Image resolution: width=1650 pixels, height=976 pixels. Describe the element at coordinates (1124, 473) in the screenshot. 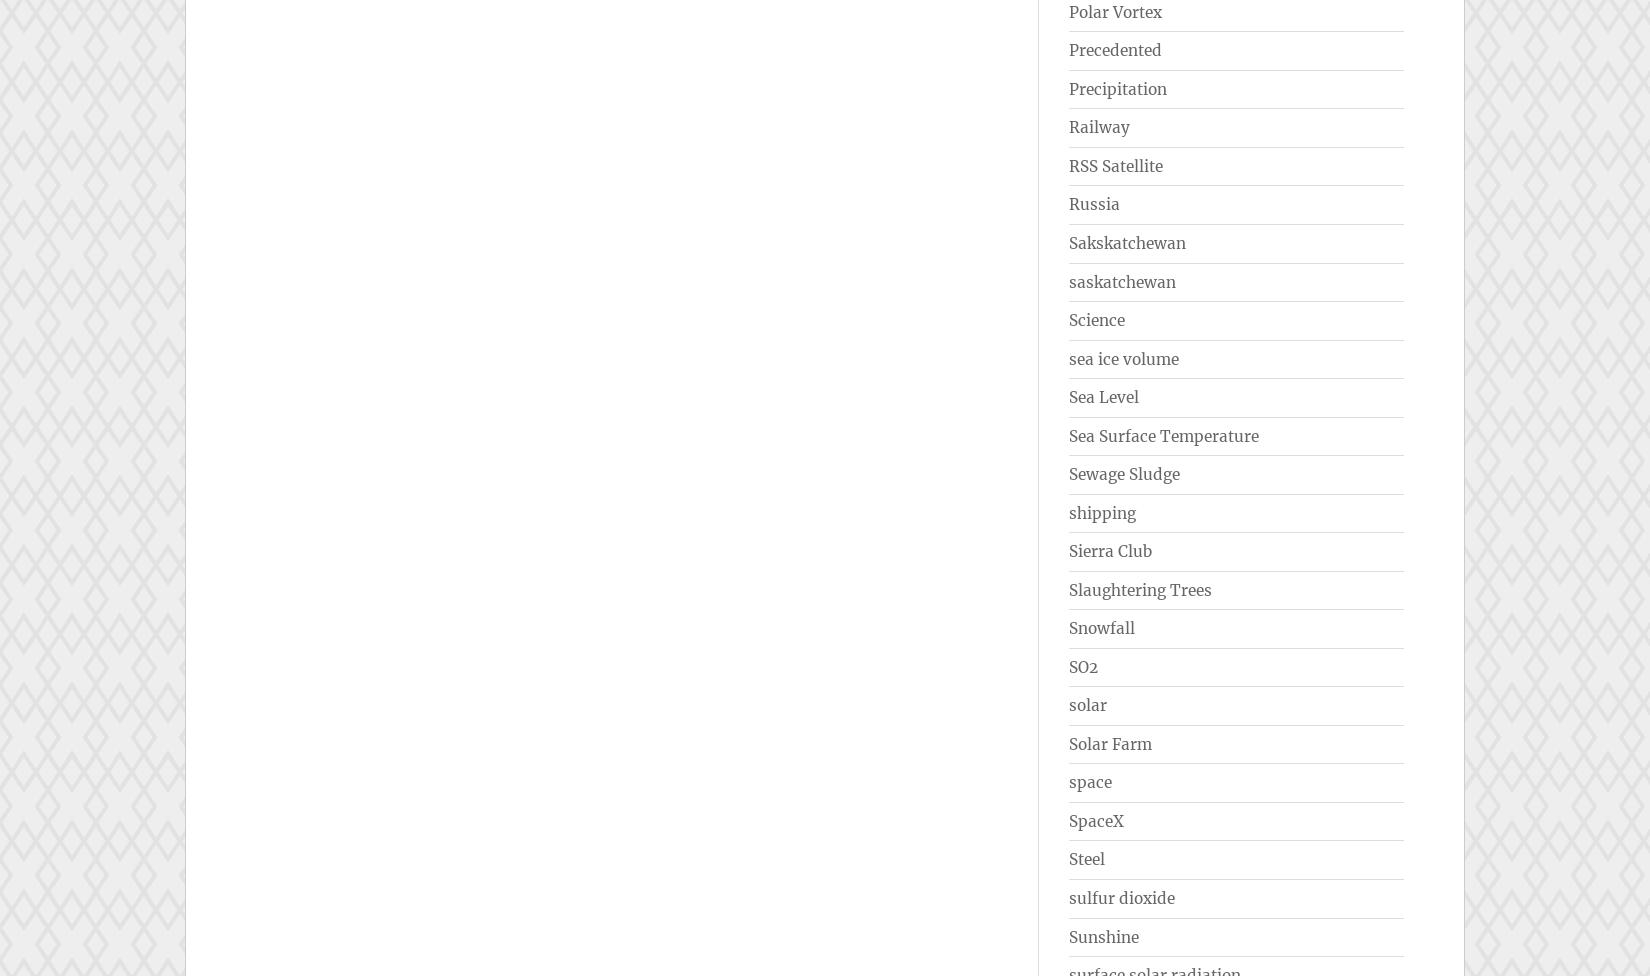

I see `'Sewage Sludge'` at that location.